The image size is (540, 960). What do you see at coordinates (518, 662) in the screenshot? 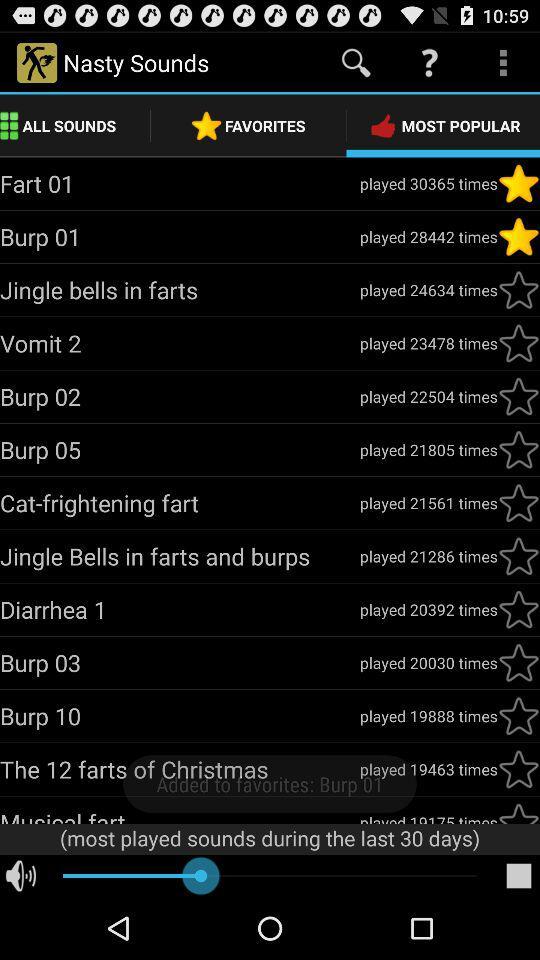
I see `mark as favorite` at bounding box center [518, 662].